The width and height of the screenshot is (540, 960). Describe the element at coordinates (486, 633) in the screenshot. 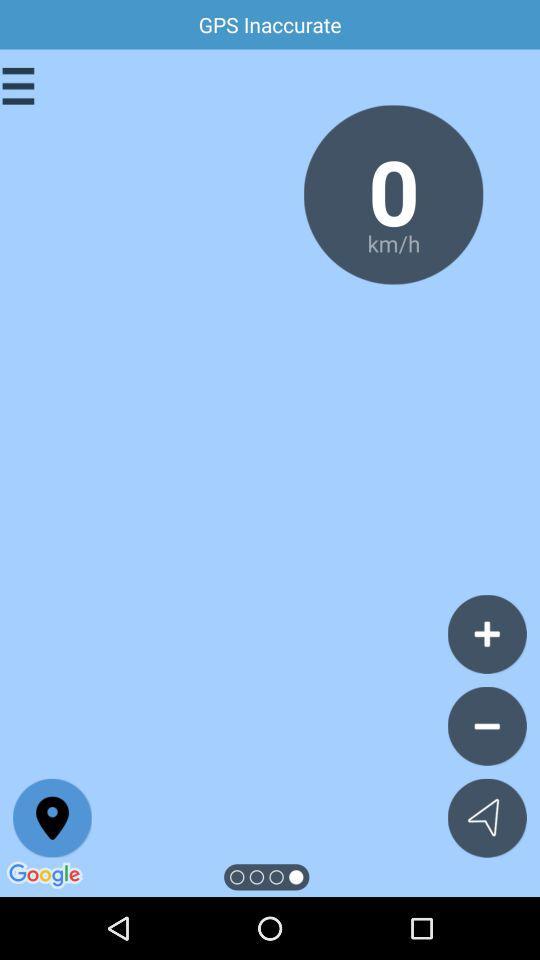

I see `the add icon` at that location.